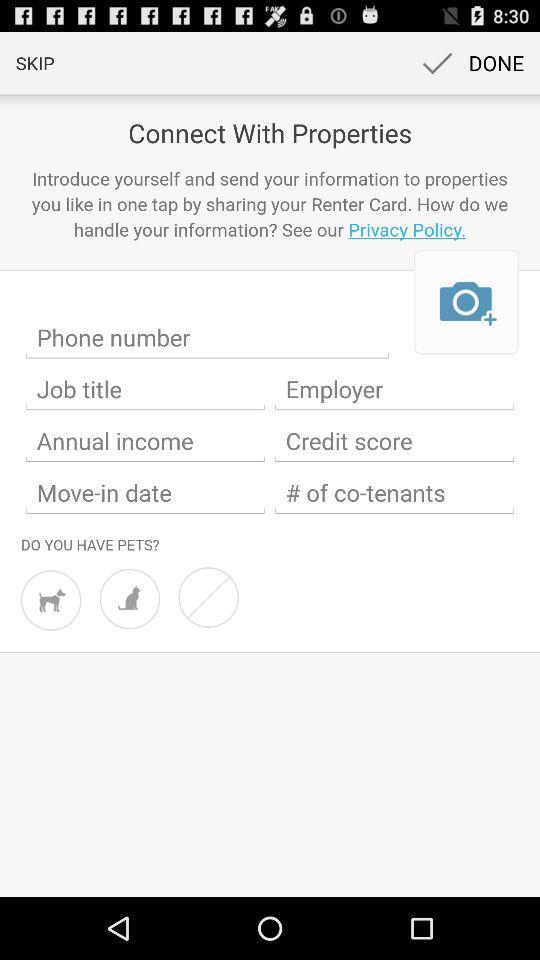 This screenshot has width=540, height=960. I want to click on the photo icon, so click(466, 323).